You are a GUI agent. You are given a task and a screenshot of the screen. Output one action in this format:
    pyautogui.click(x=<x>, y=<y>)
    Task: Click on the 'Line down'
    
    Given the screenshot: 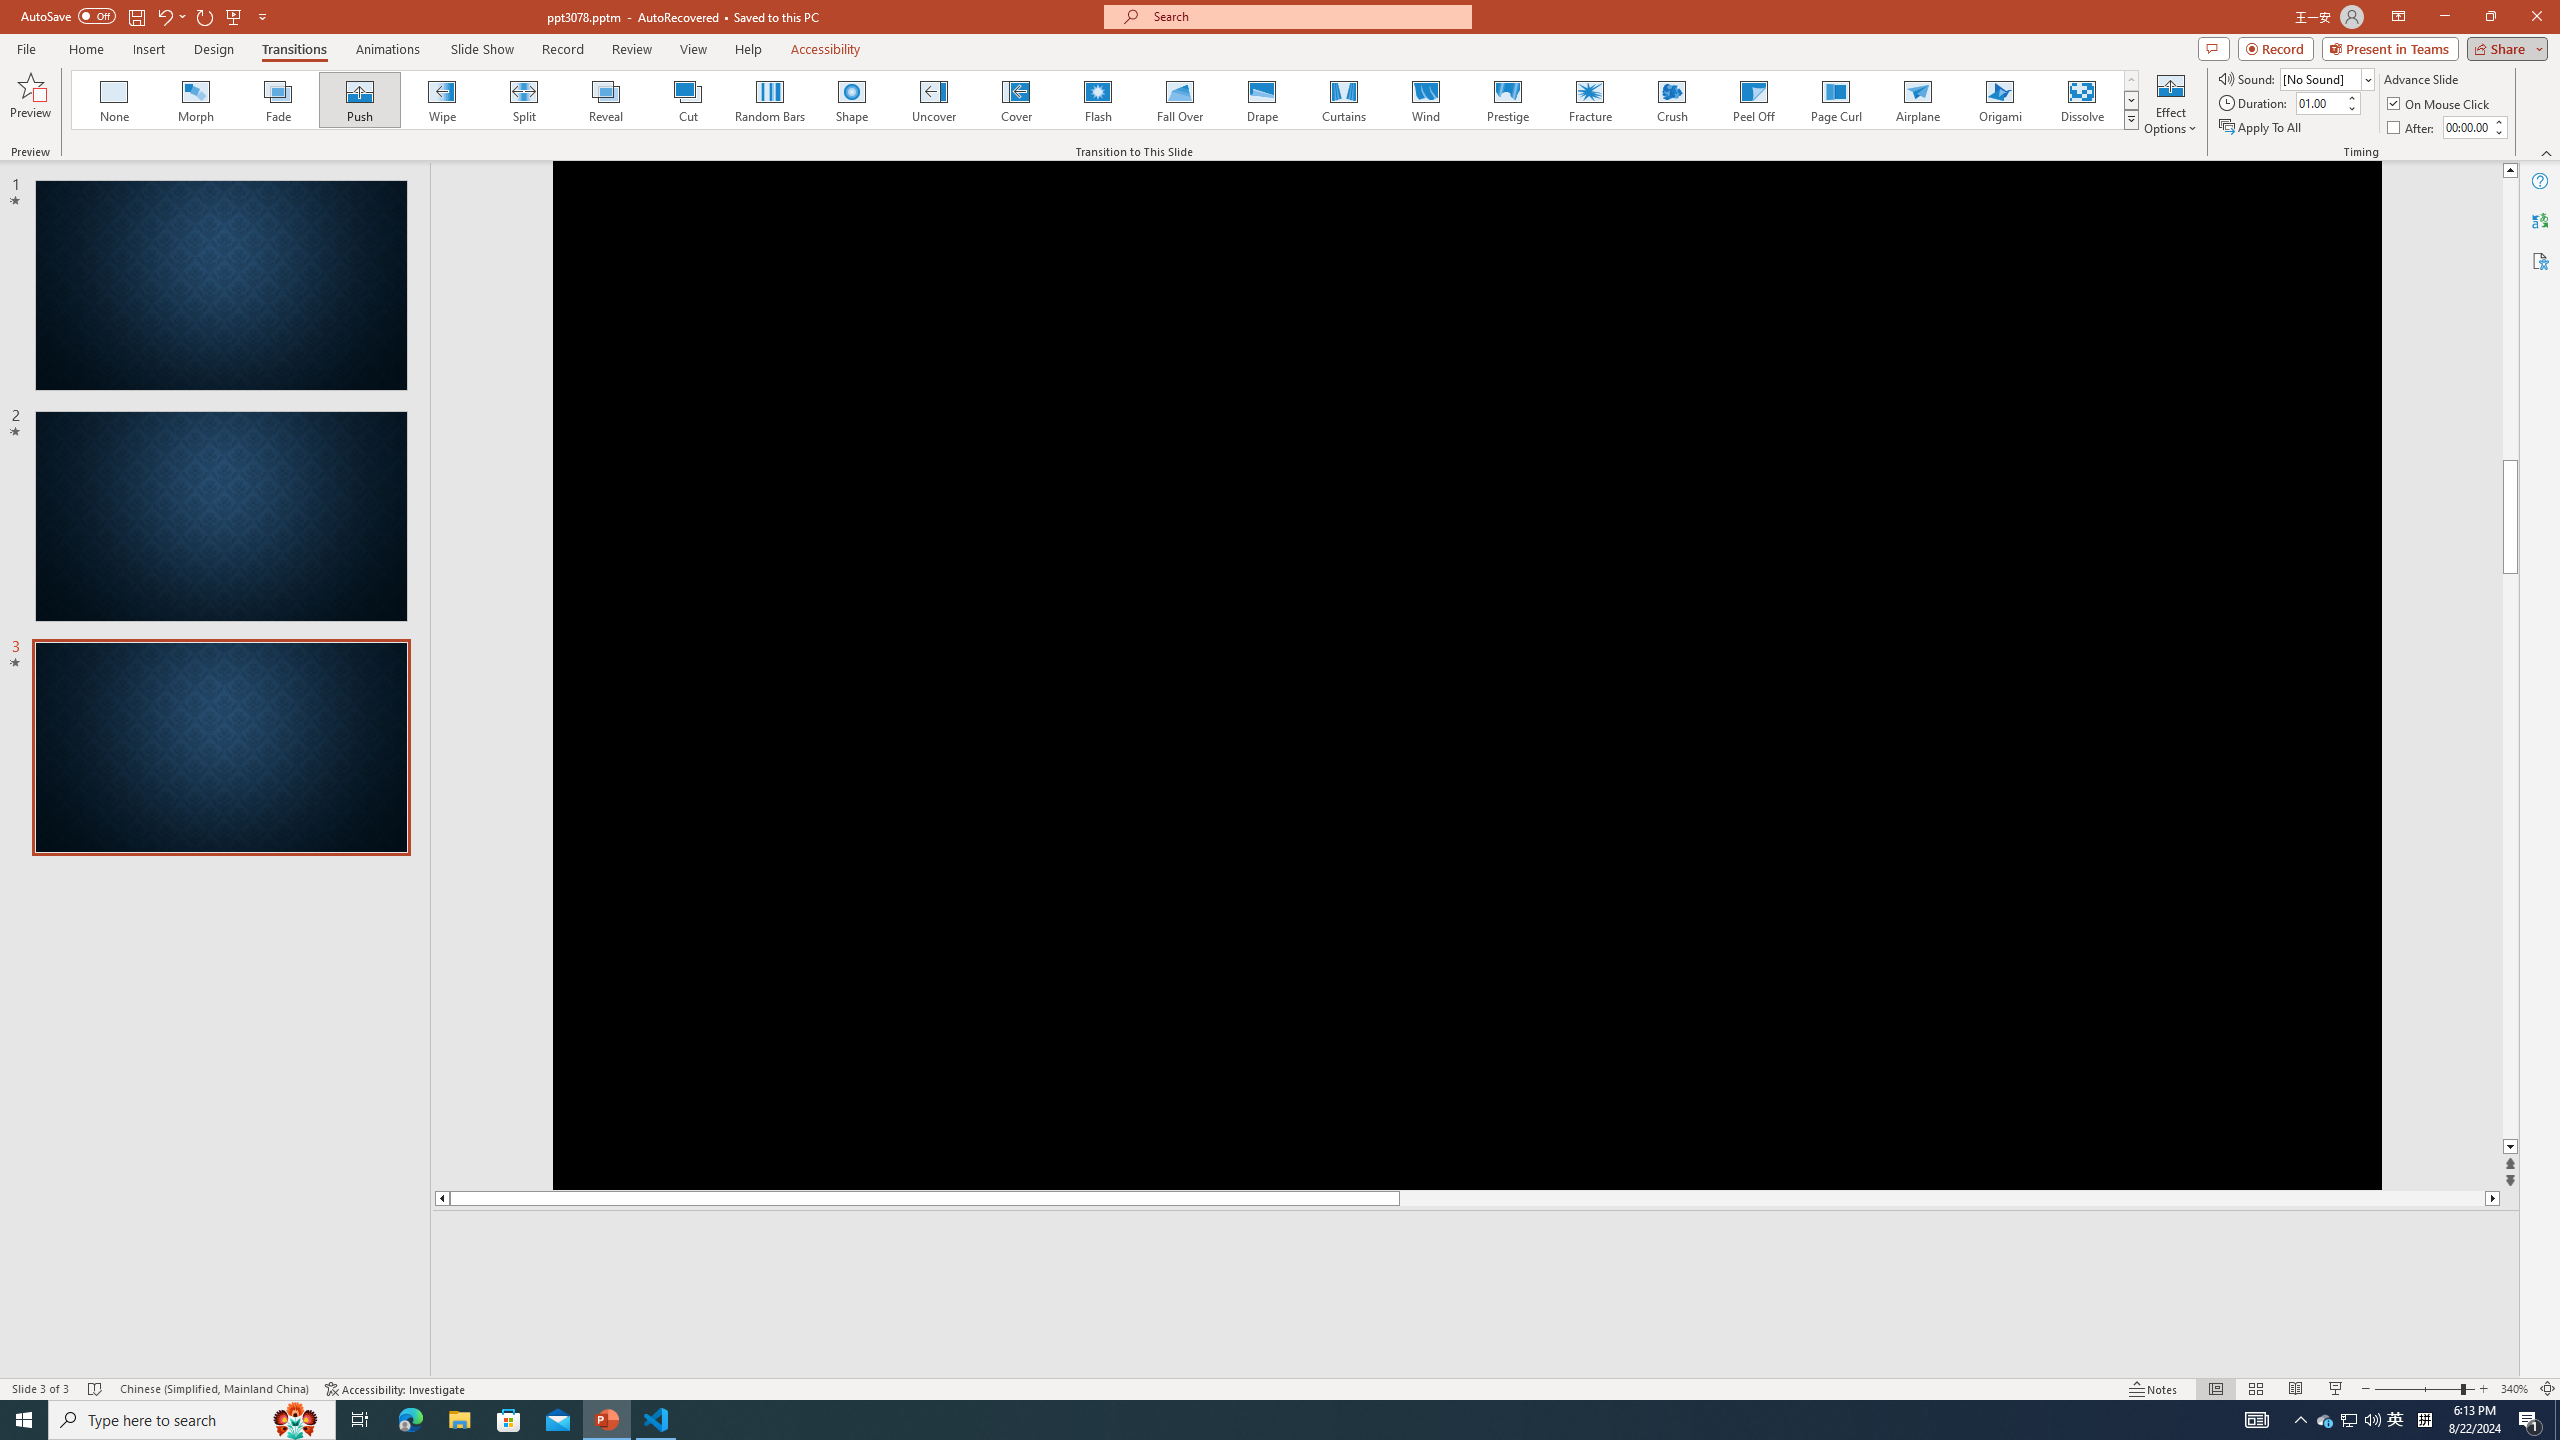 What is the action you would take?
    pyautogui.click(x=2510, y=1146)
    